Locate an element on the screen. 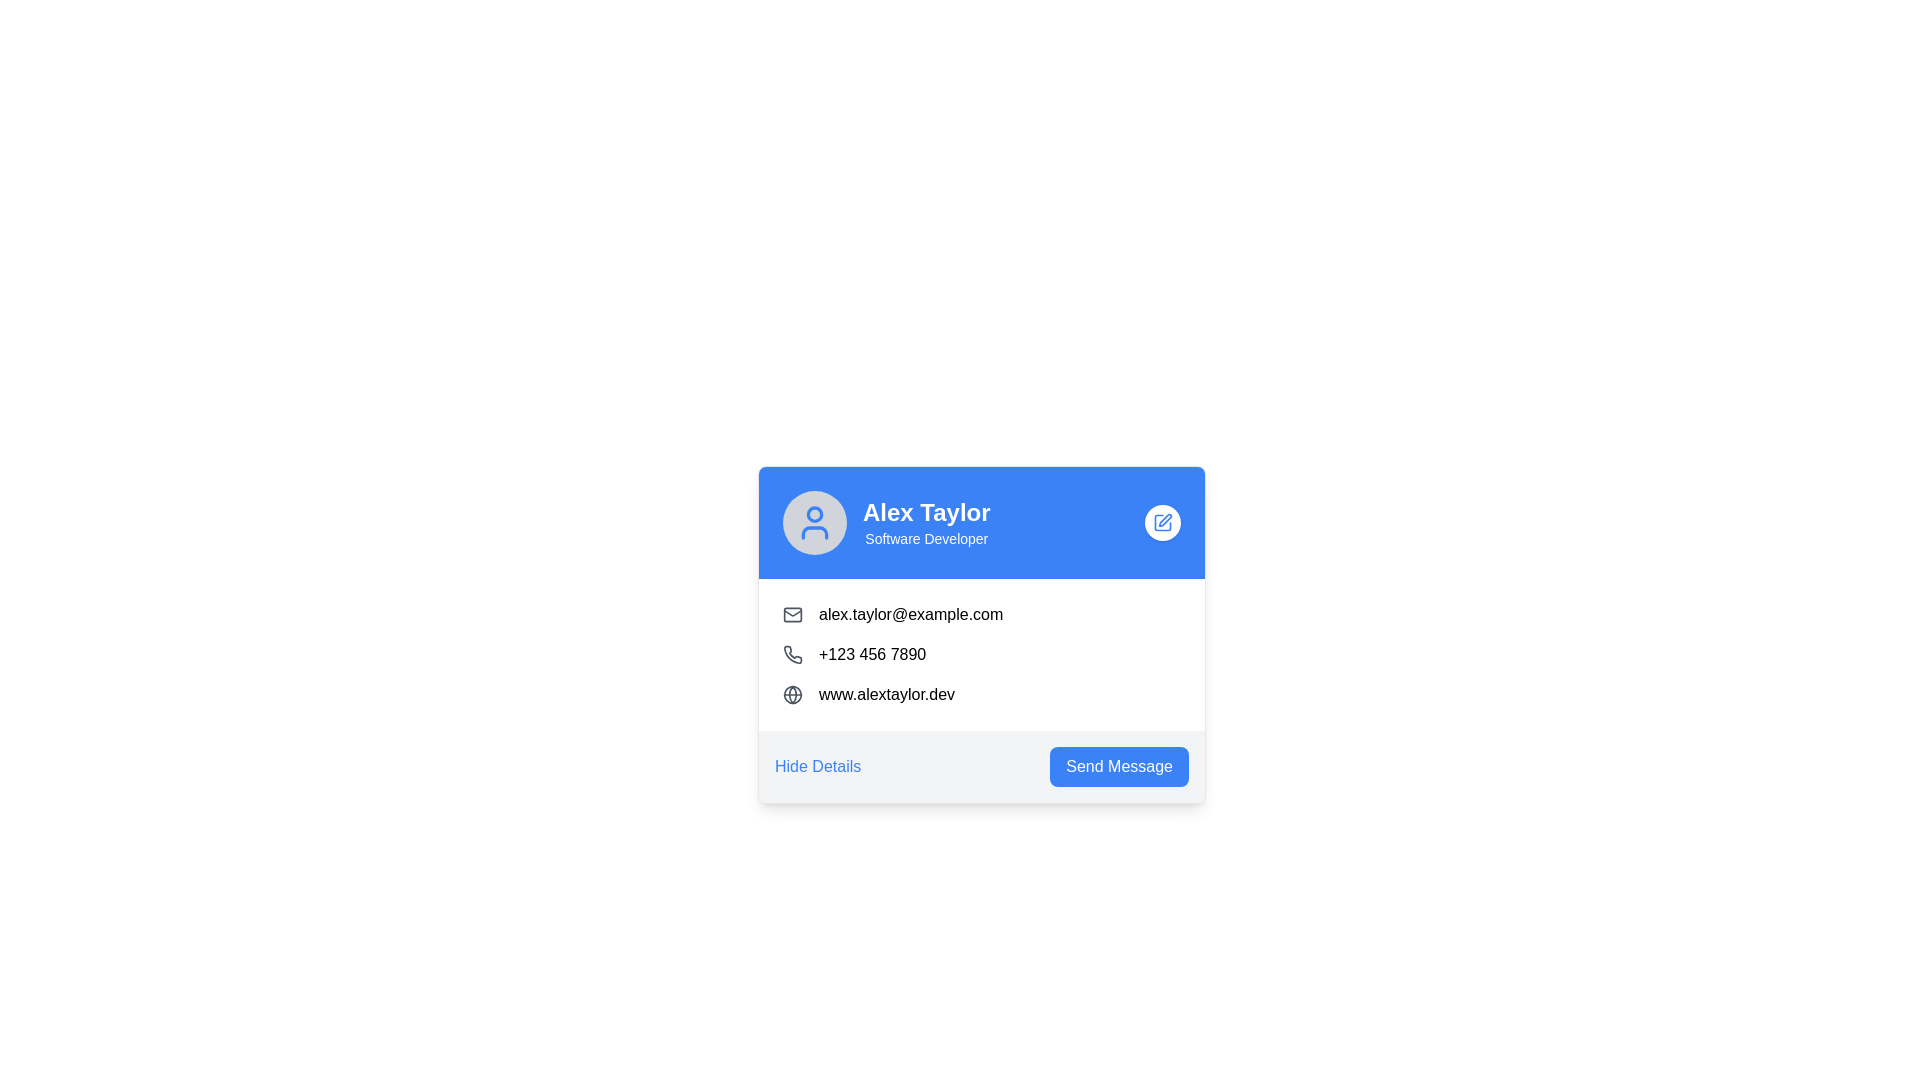 The width and height of the screenshot is (1920, 1080). the small square icon button with a pen symbol inside, located in the top-right corner of the profile card, to initiate the edit action is located at coordinates (1162, 522).